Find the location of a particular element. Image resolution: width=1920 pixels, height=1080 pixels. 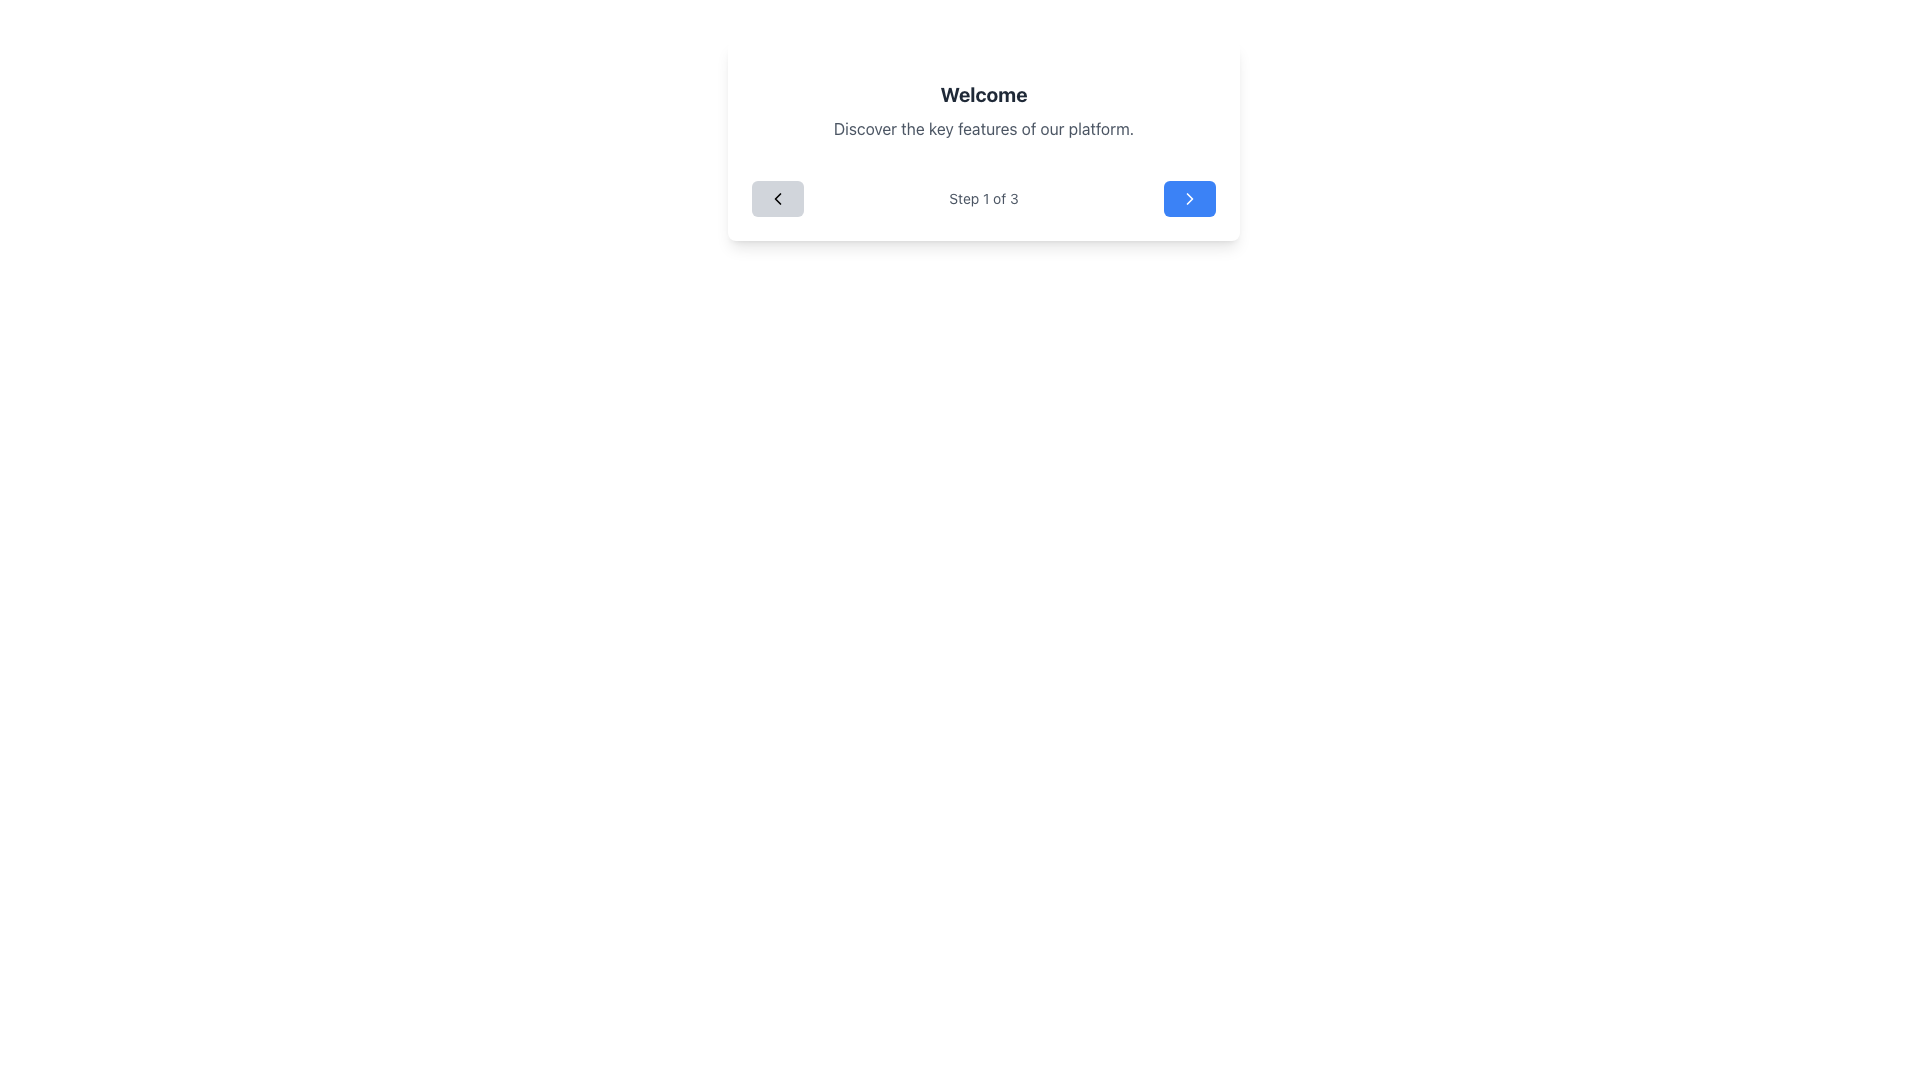

the text label that serves as a title or introductory text, positioned above the text 'Discover the key features of our platform.' is located at coordinates (983, 95).